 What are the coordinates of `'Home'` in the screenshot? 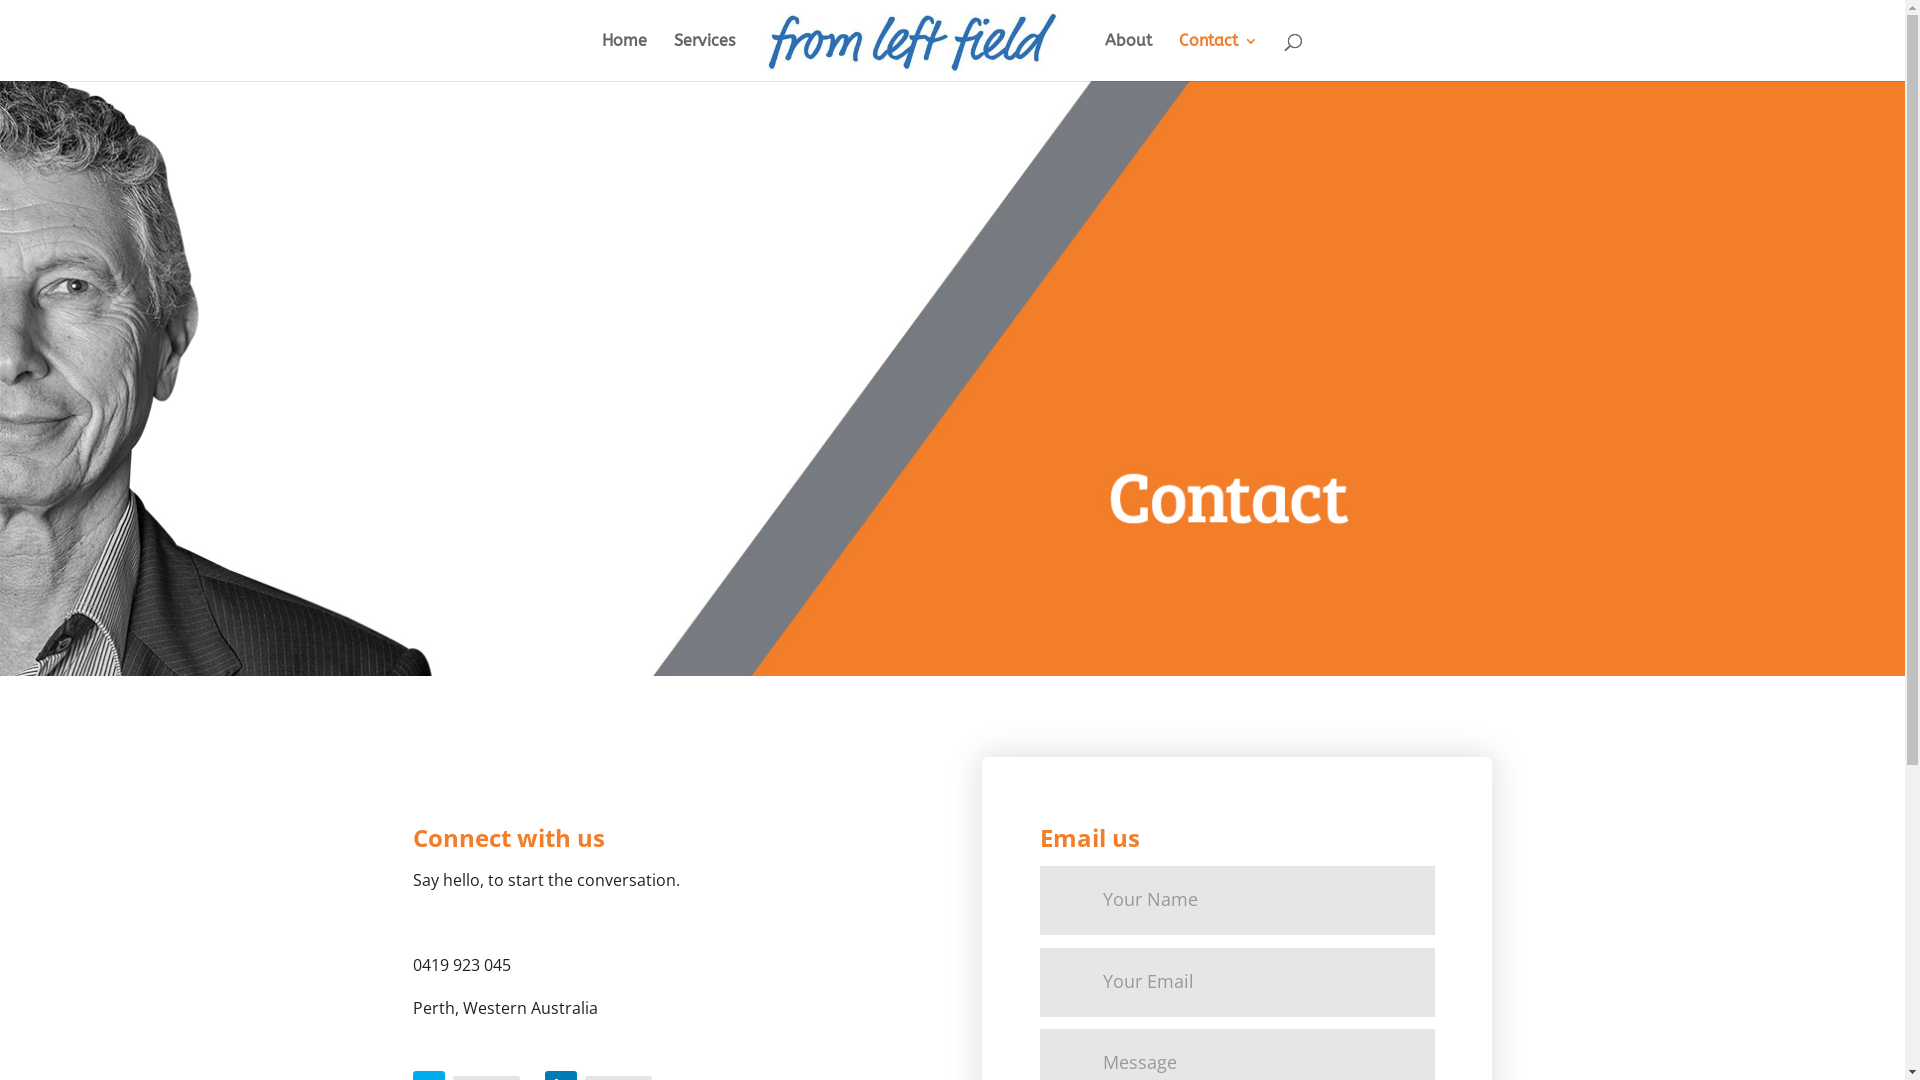 It's located at (623, 56).